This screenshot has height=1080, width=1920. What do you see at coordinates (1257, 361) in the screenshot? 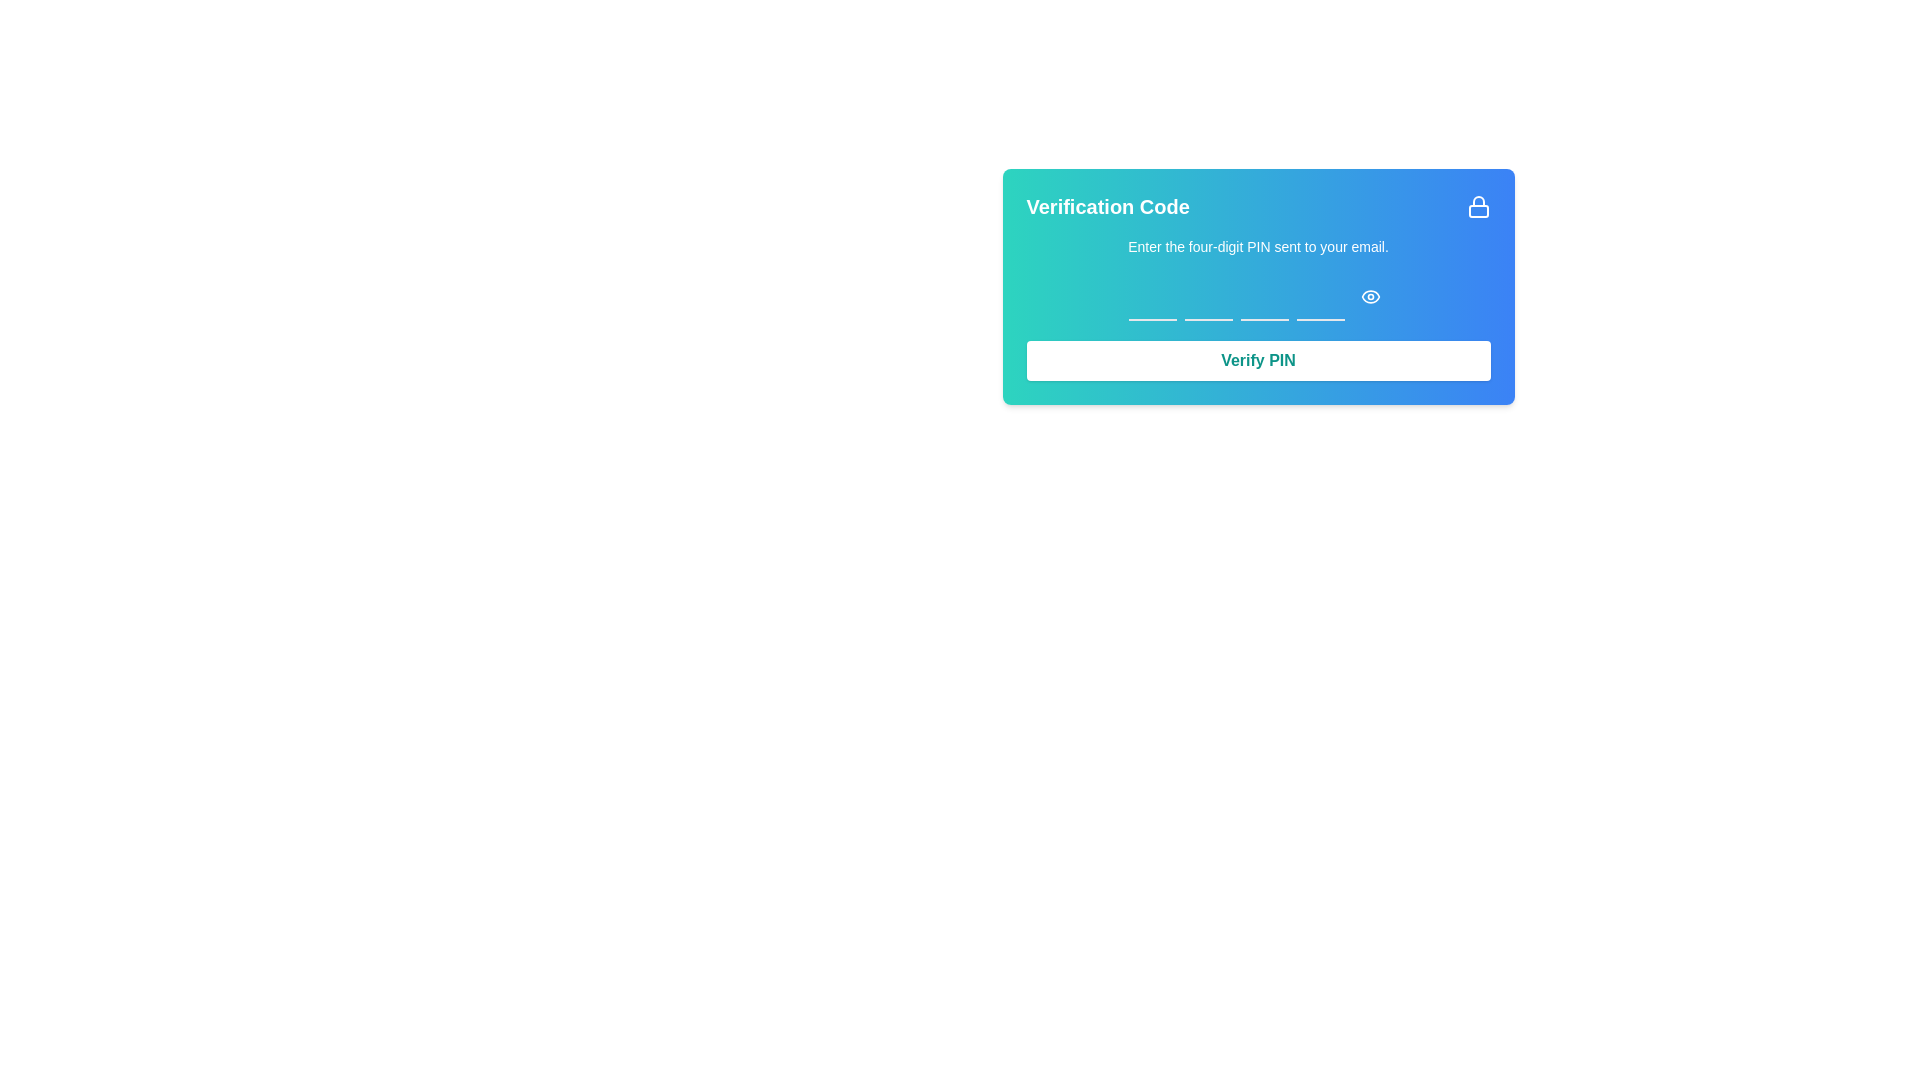
I see `the submit button for PIN verification located at the bottom of the card interface` at bounding box center [1257, 361].